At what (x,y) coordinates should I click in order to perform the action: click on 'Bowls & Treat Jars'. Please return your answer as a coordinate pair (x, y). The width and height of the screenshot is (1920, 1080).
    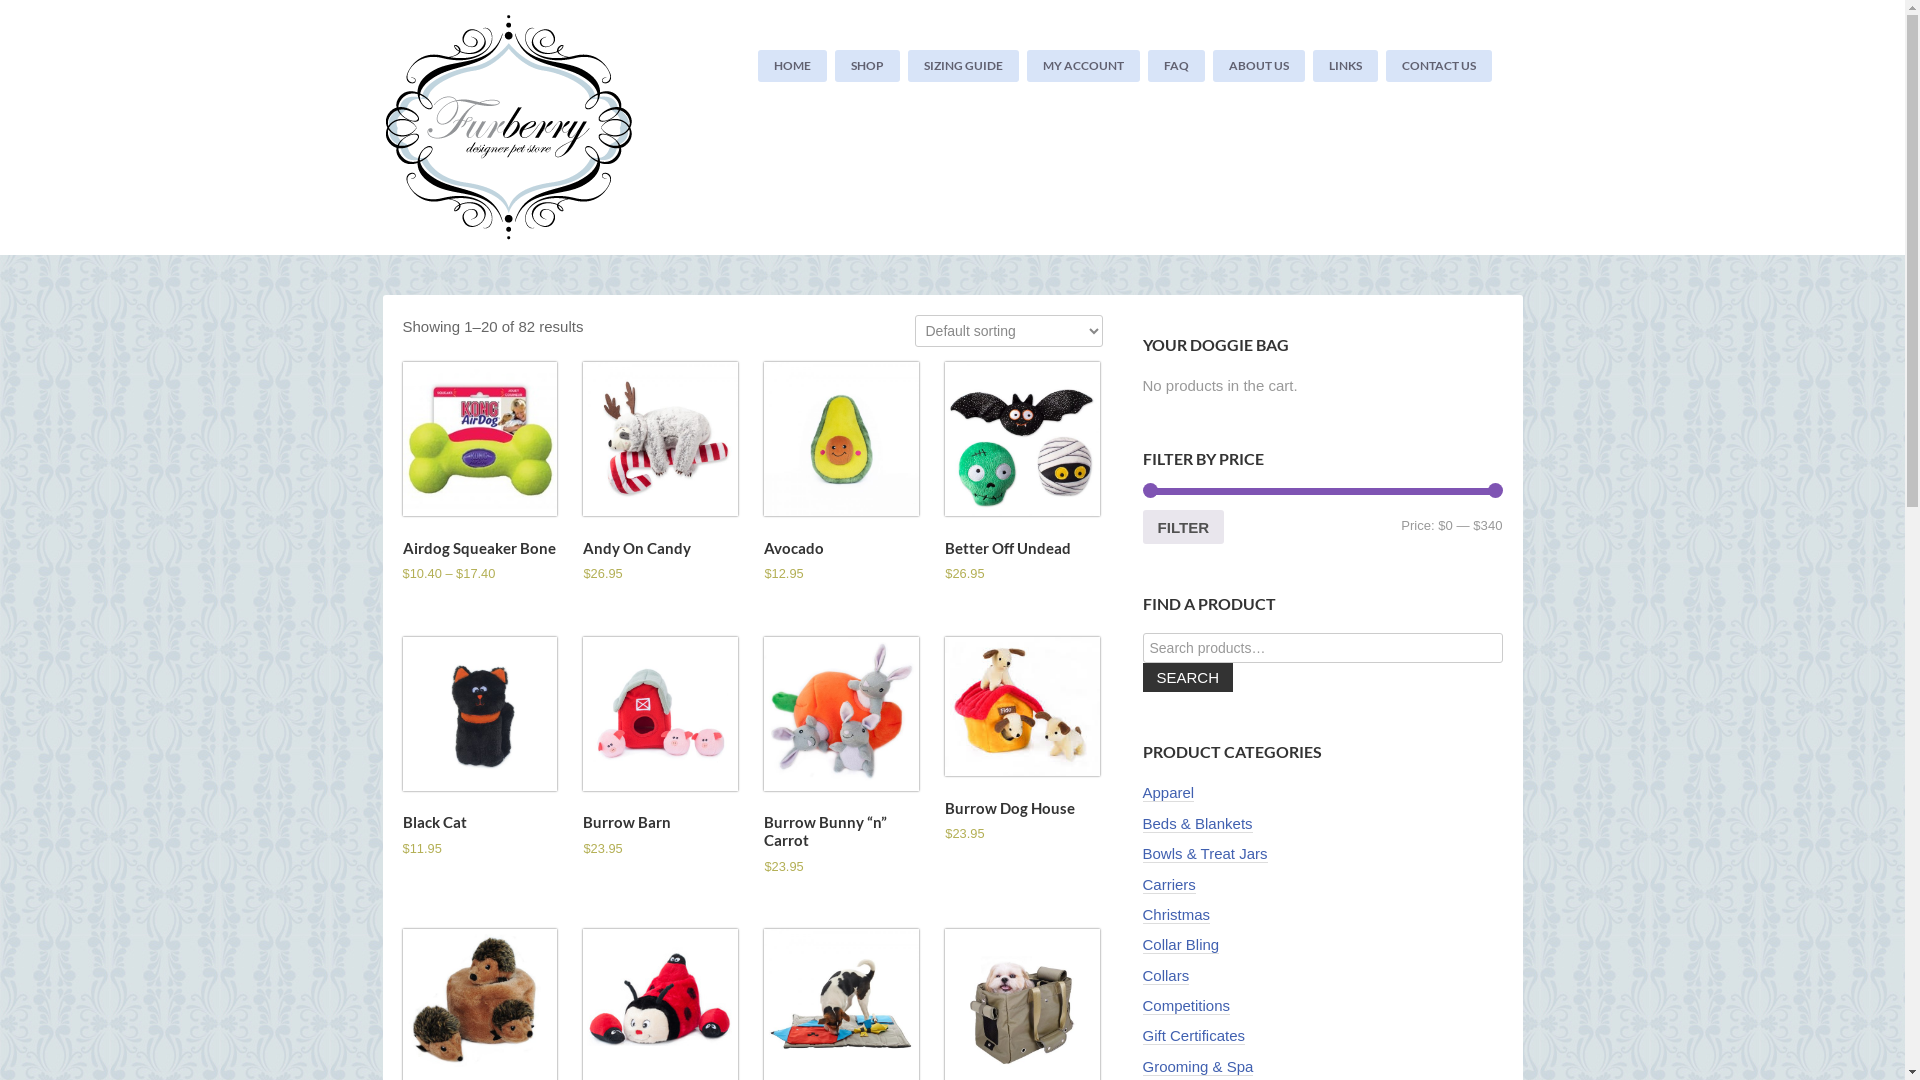
    Looking at the image, I should click on (1203, 853).